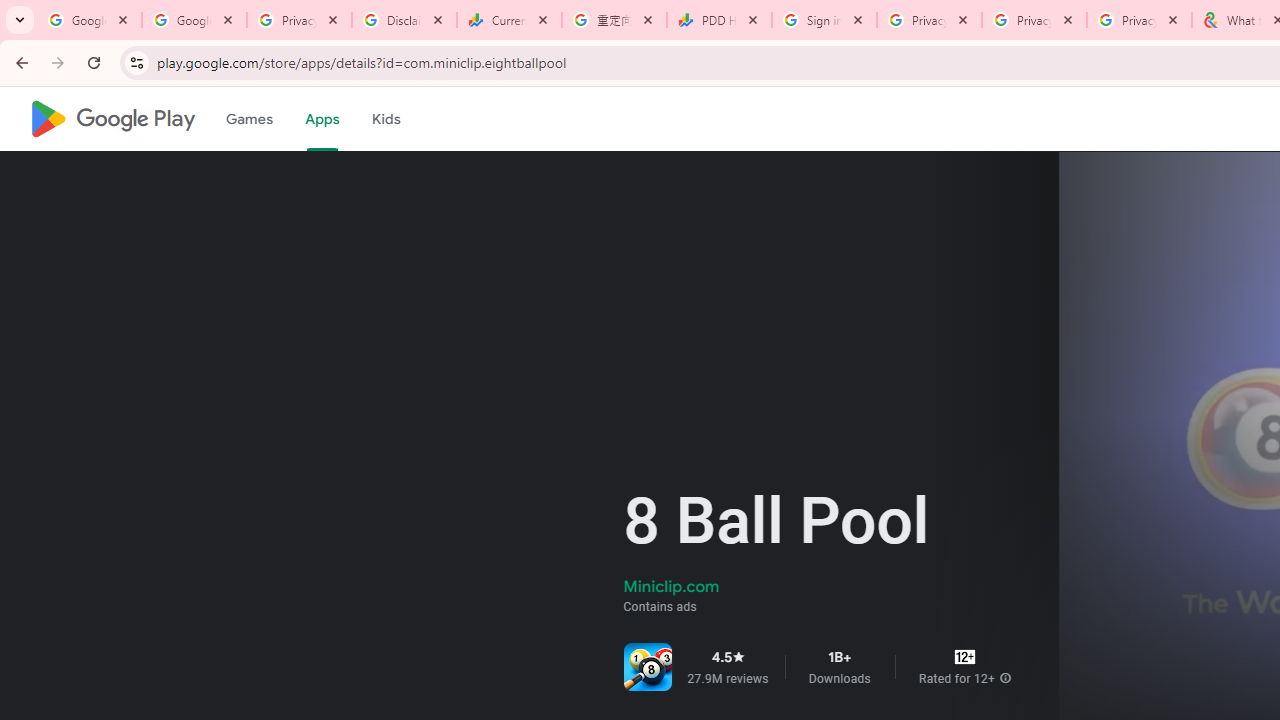  Describe the element at coordinates (671, 585) in the screenshot. I see `'Miniclip.com'` at that location.